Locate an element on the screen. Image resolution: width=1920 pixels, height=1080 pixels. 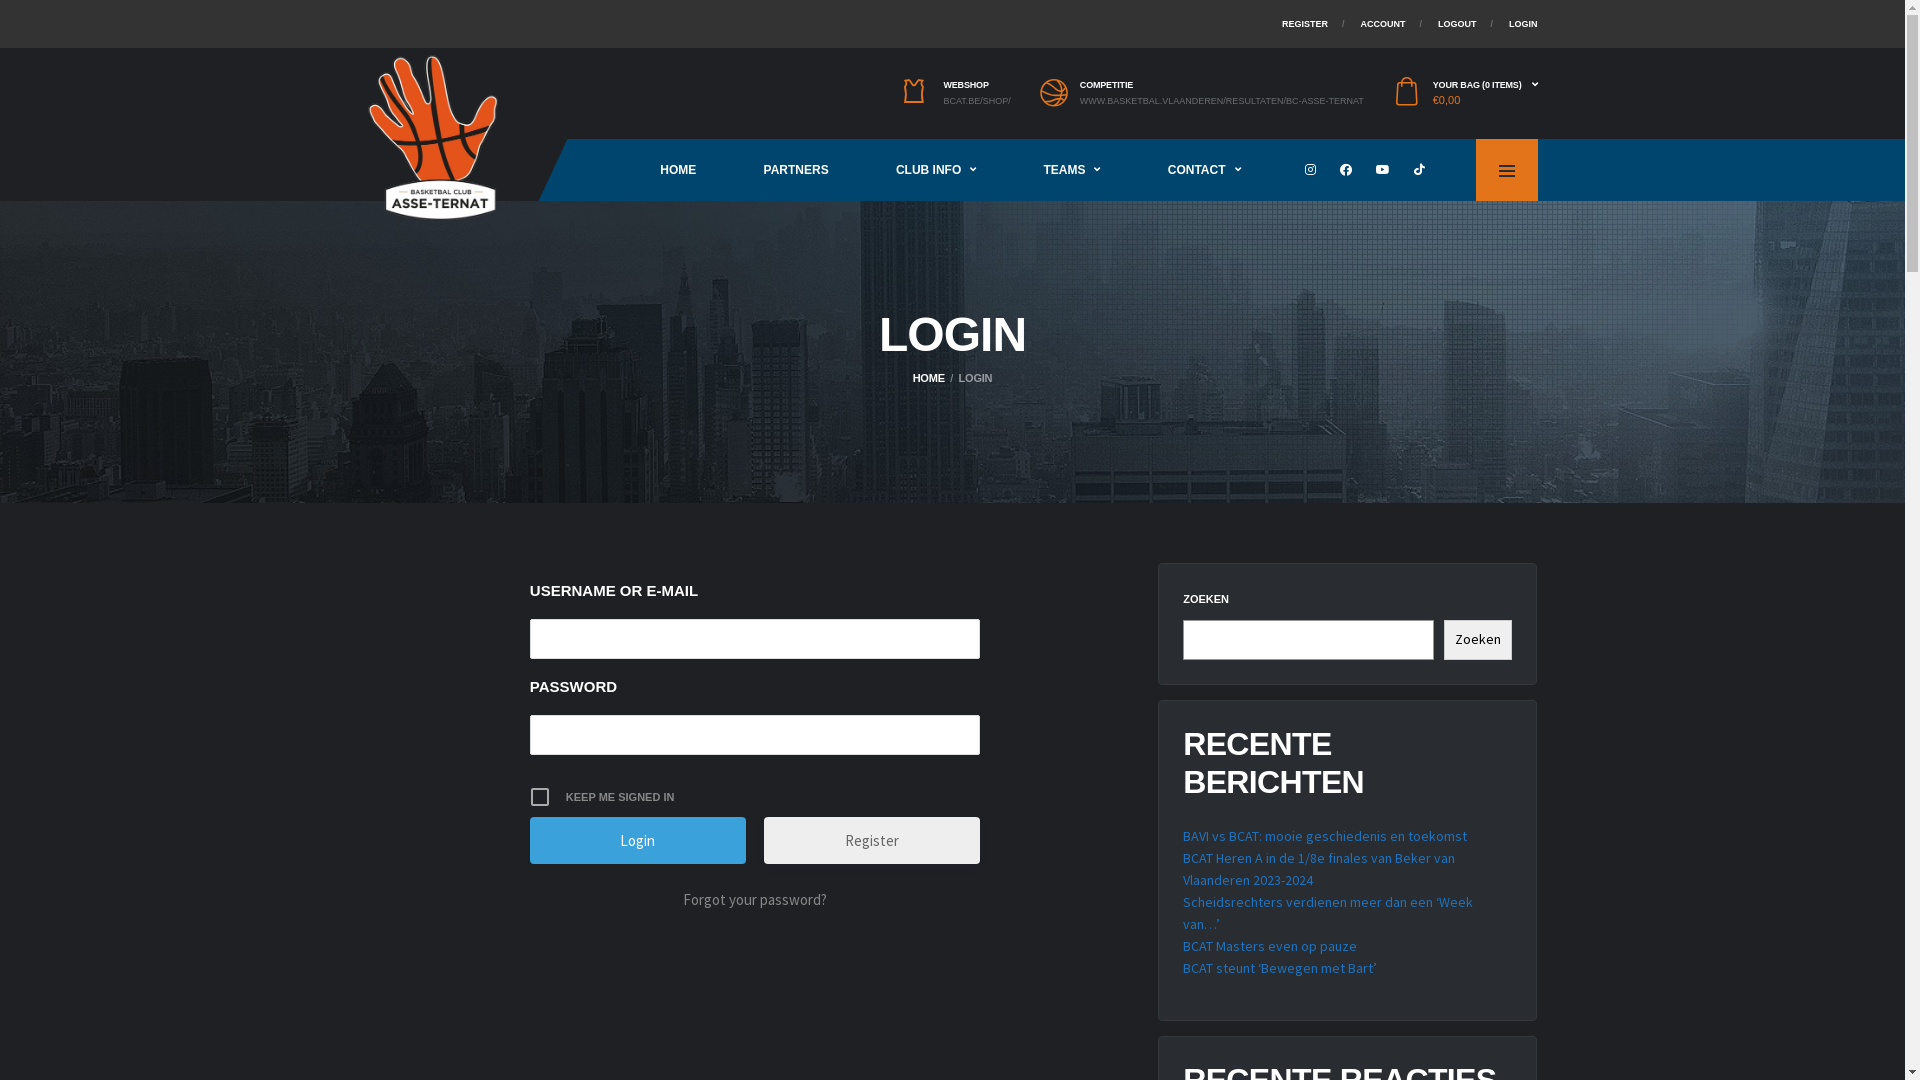
'BCAT Masters even op pauze' is located at coordinates (1269, 945).